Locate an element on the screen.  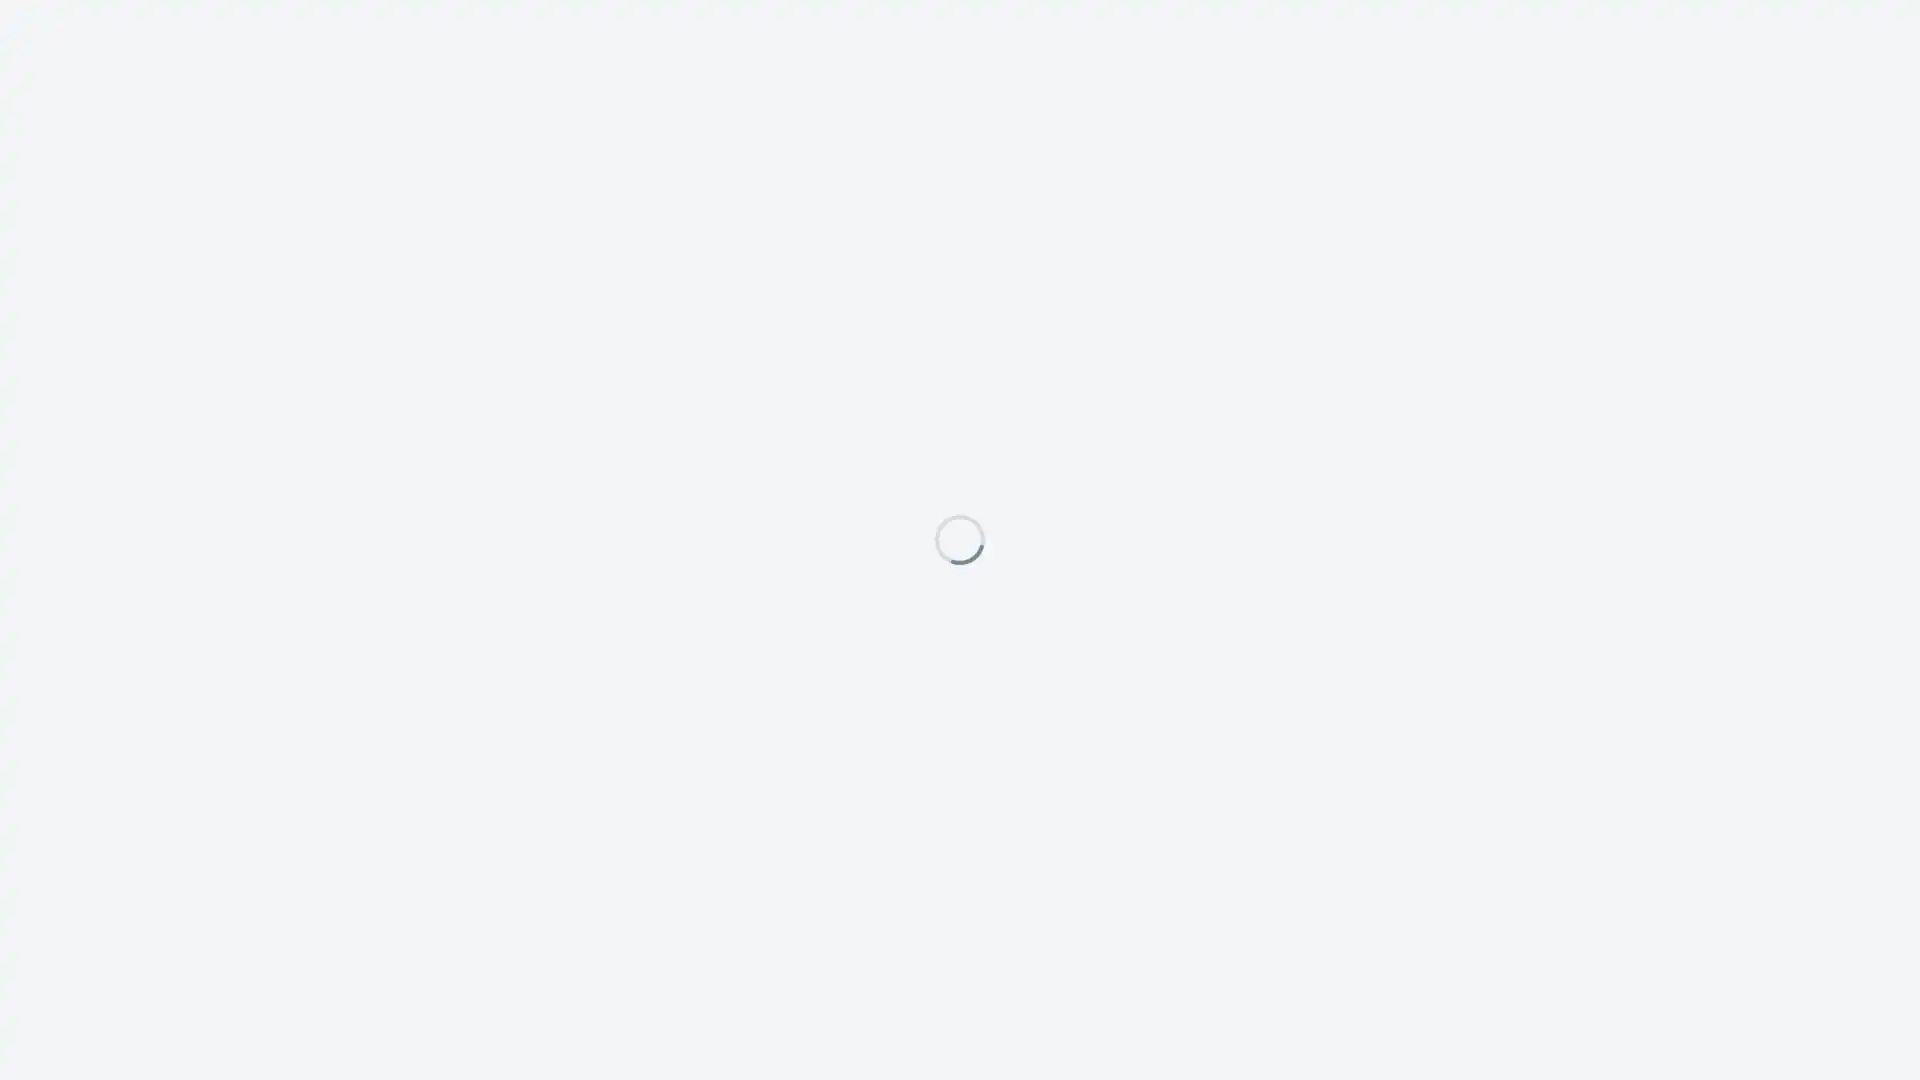
Forgot password? is located at coordinates (1129, 680).